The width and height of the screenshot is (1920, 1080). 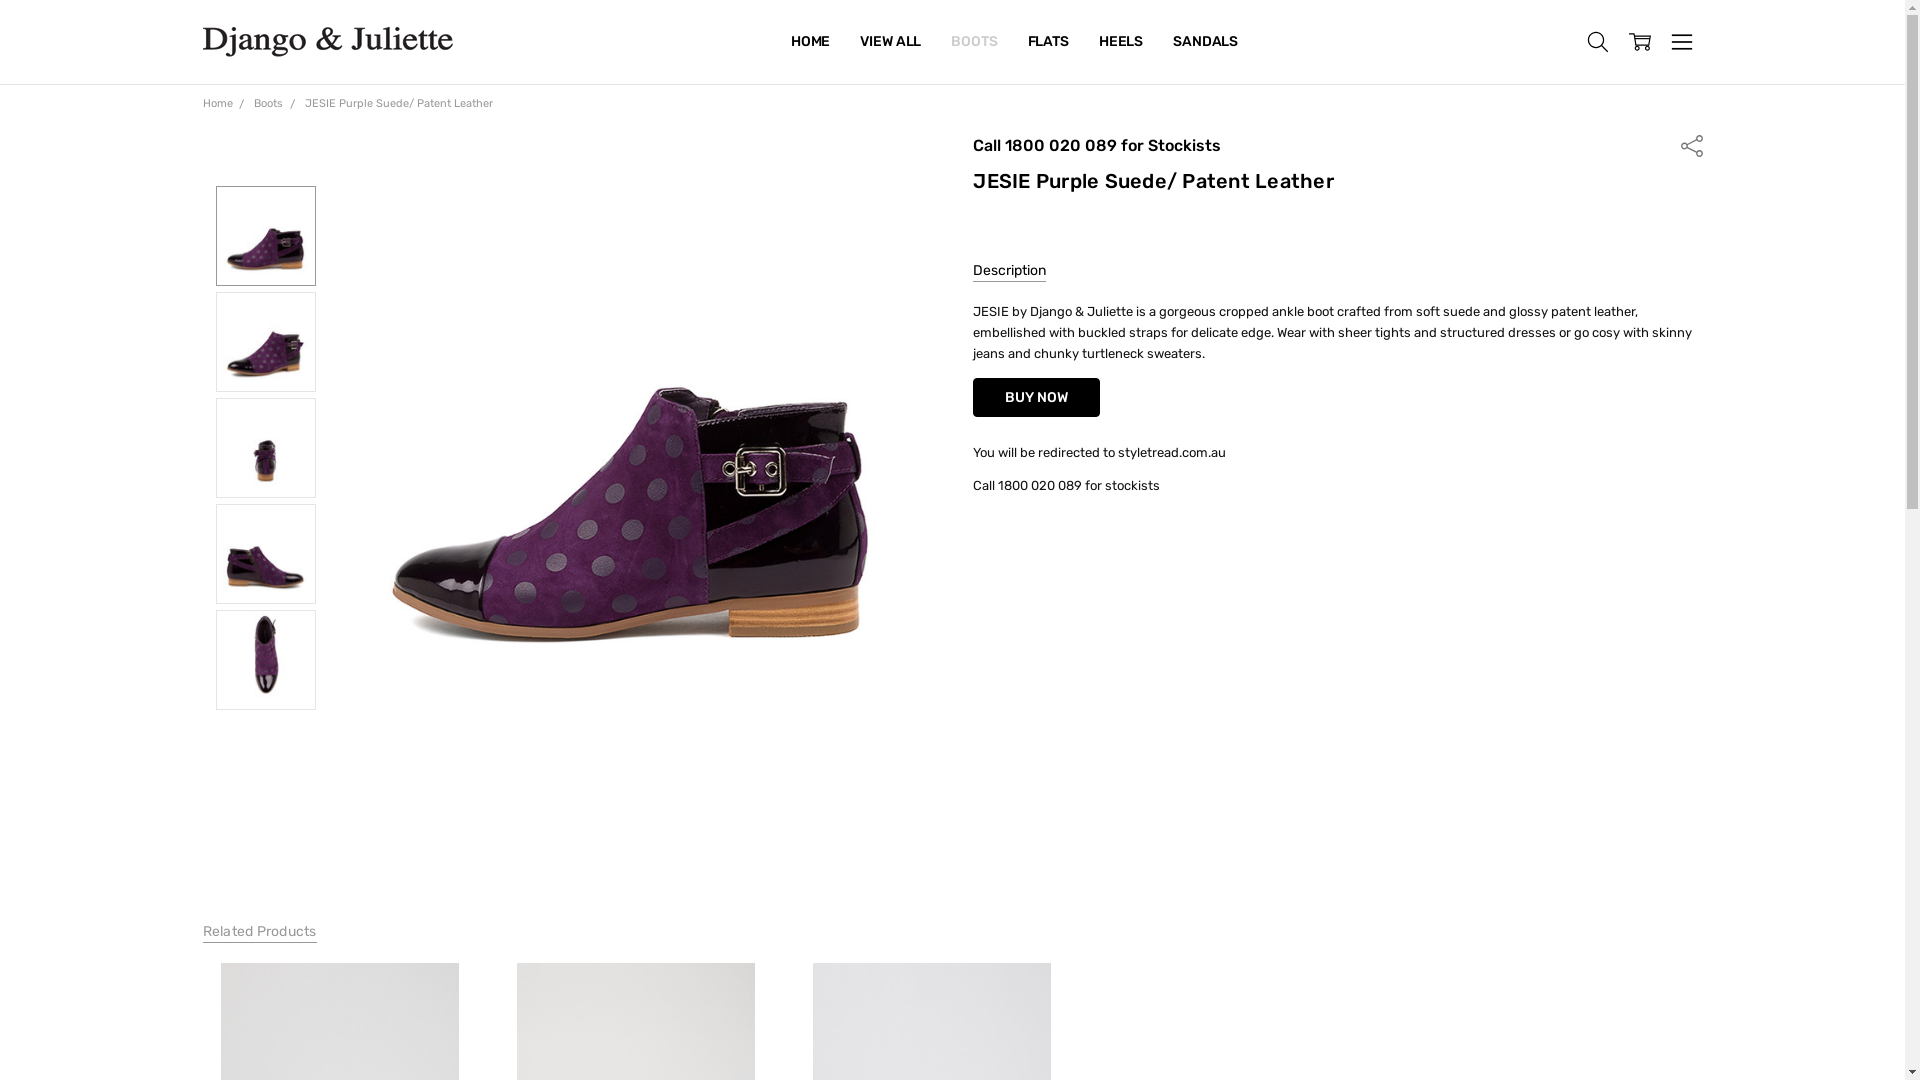 What do you see at coordinates (883, 42) in the screenshot?
I see `'ABOUT DJANGO & JULIETTE'` at bounding box center [883, 42].